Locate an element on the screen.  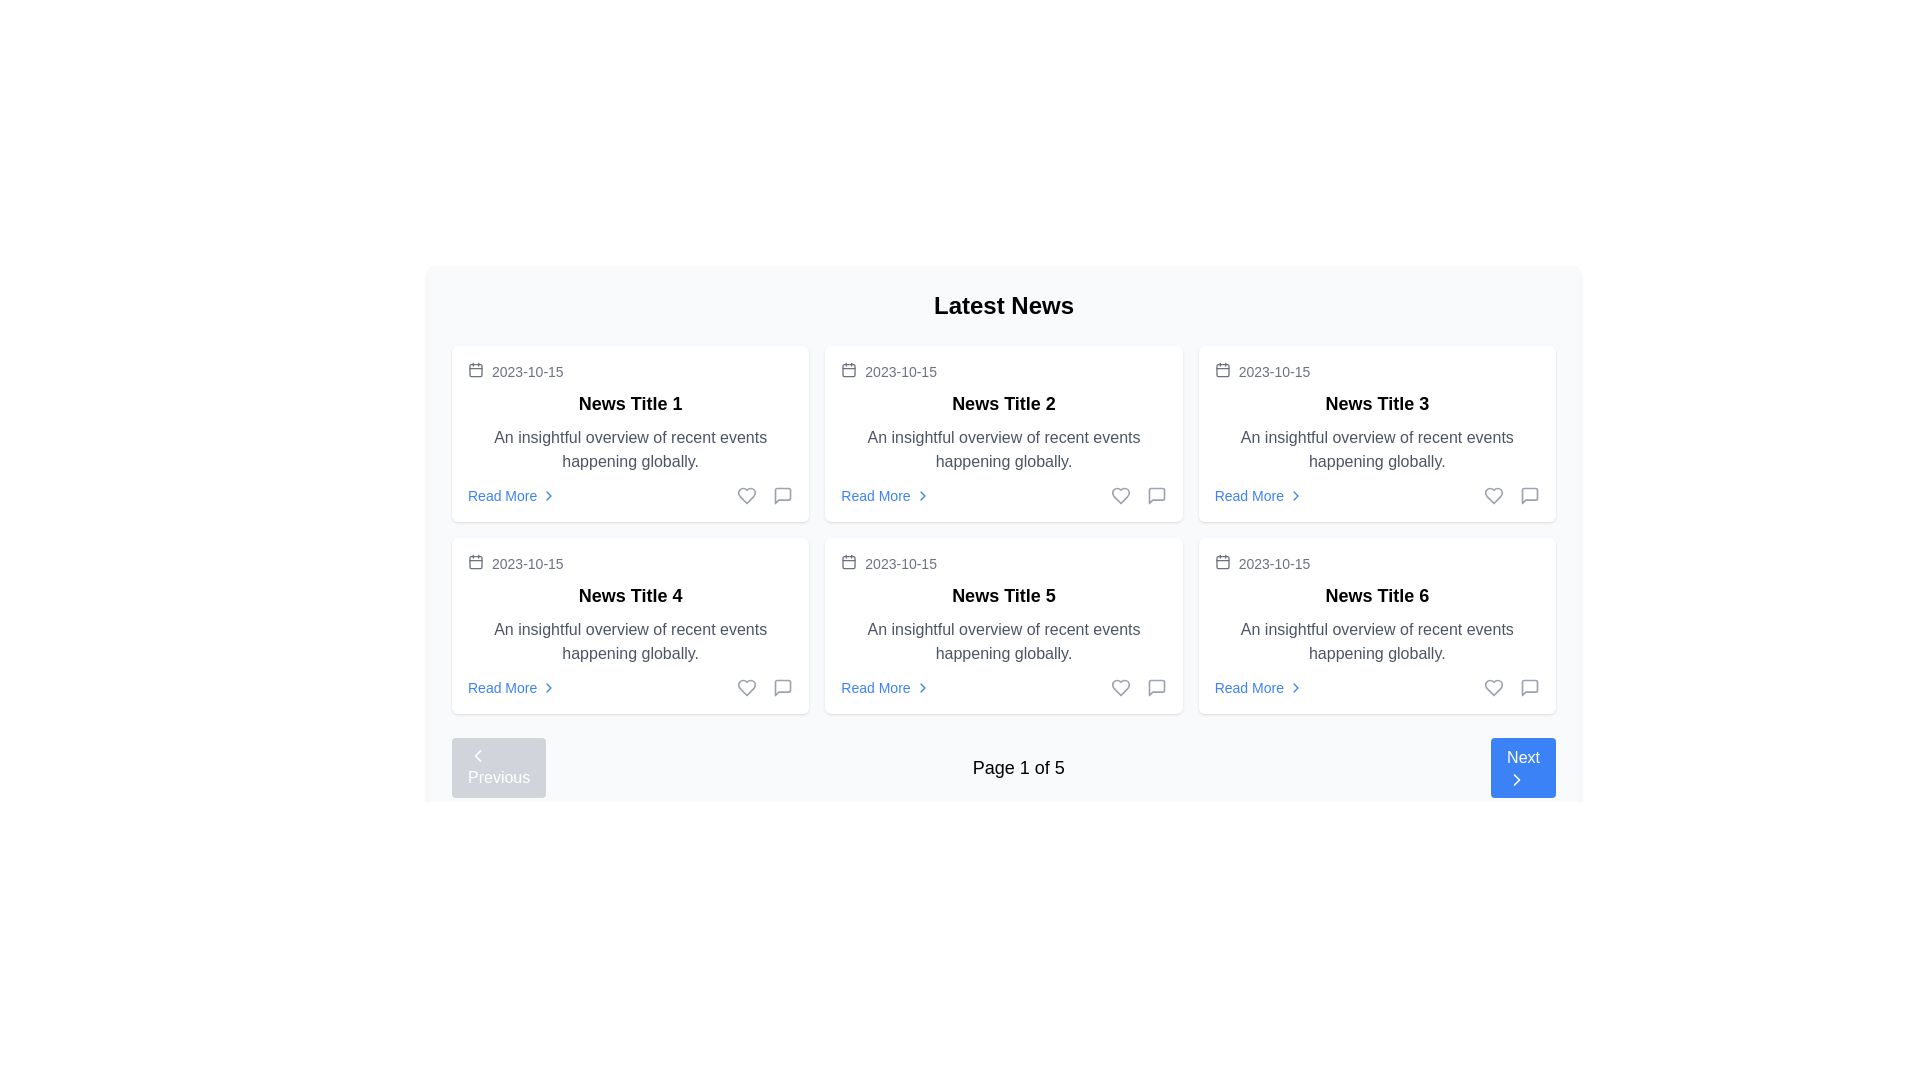
the gray speech bubble icon located to the left of the heart icon in the action group at the bottom right corner of the card labeled 'News Title 4' is located at coordinates (782, 686).